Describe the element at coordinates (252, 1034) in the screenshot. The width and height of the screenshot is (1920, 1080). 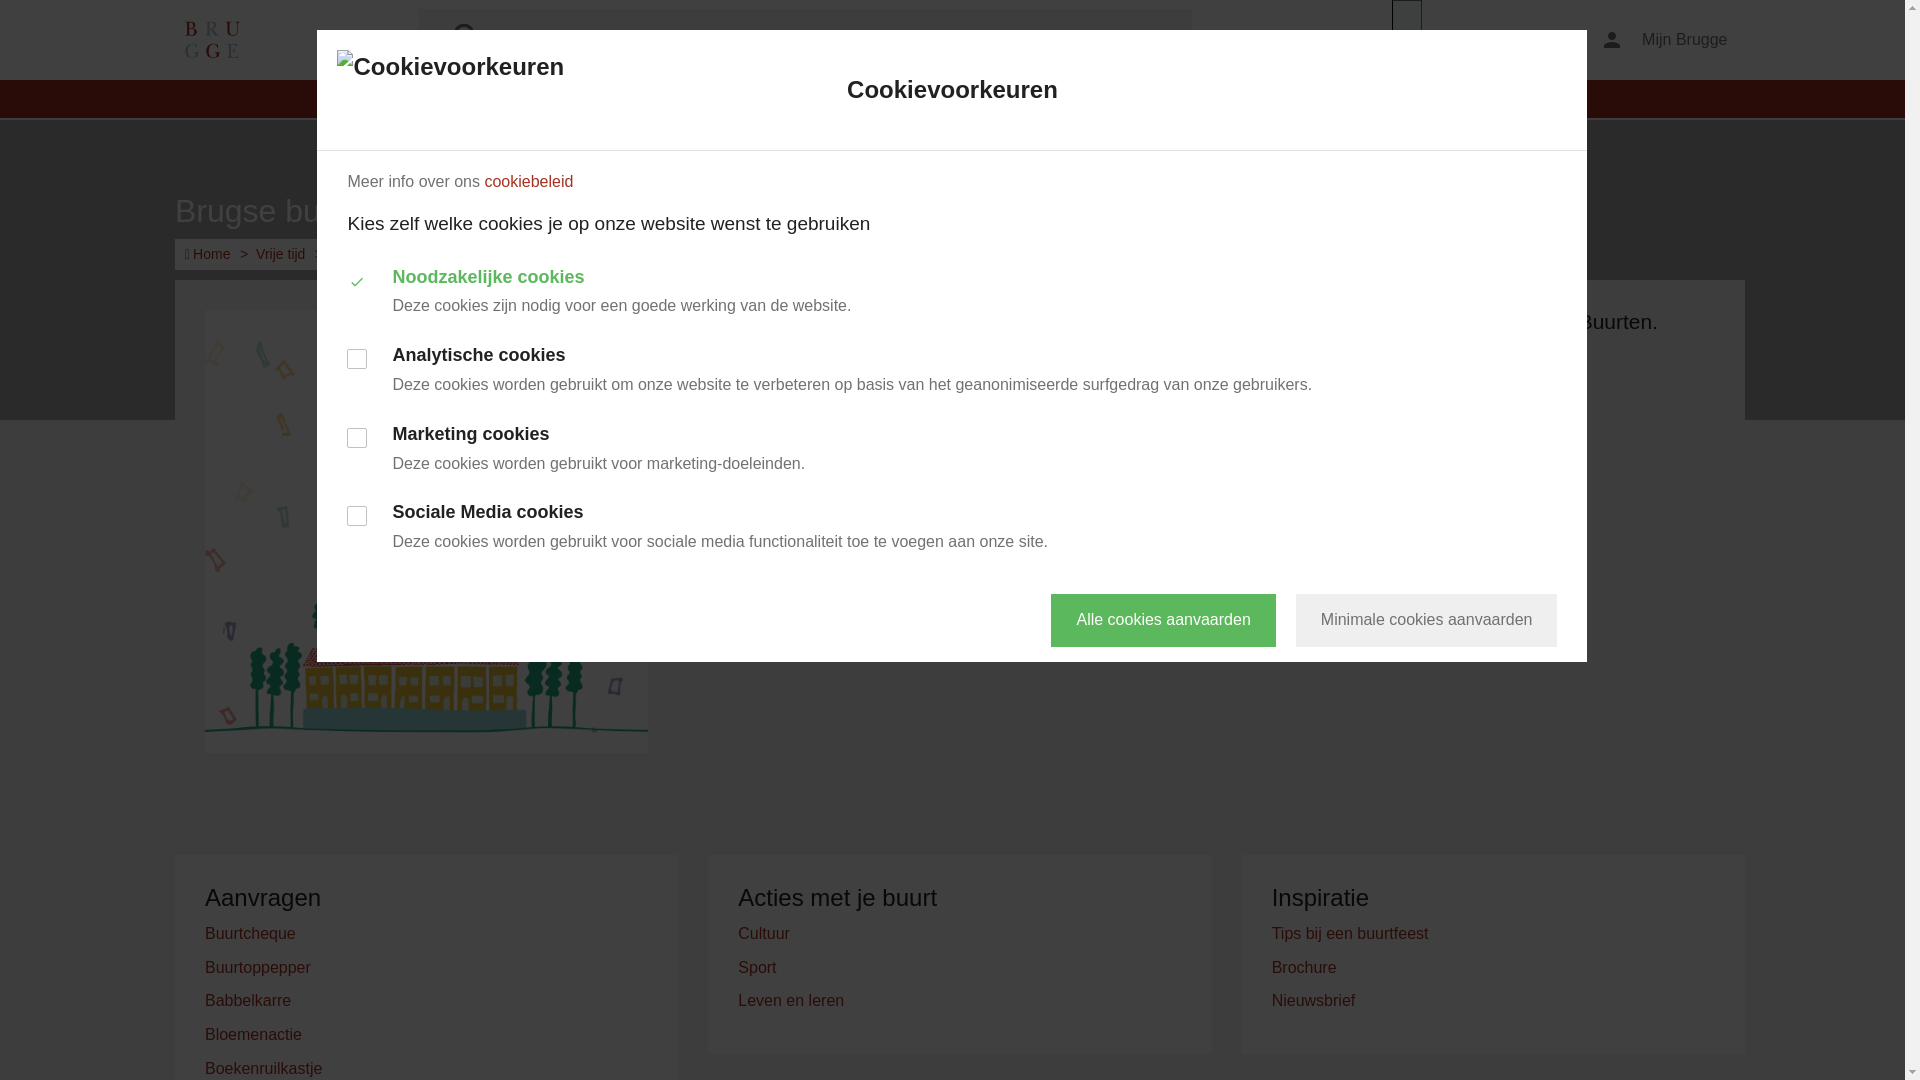
I see `'Bloemenactie'` at that location.